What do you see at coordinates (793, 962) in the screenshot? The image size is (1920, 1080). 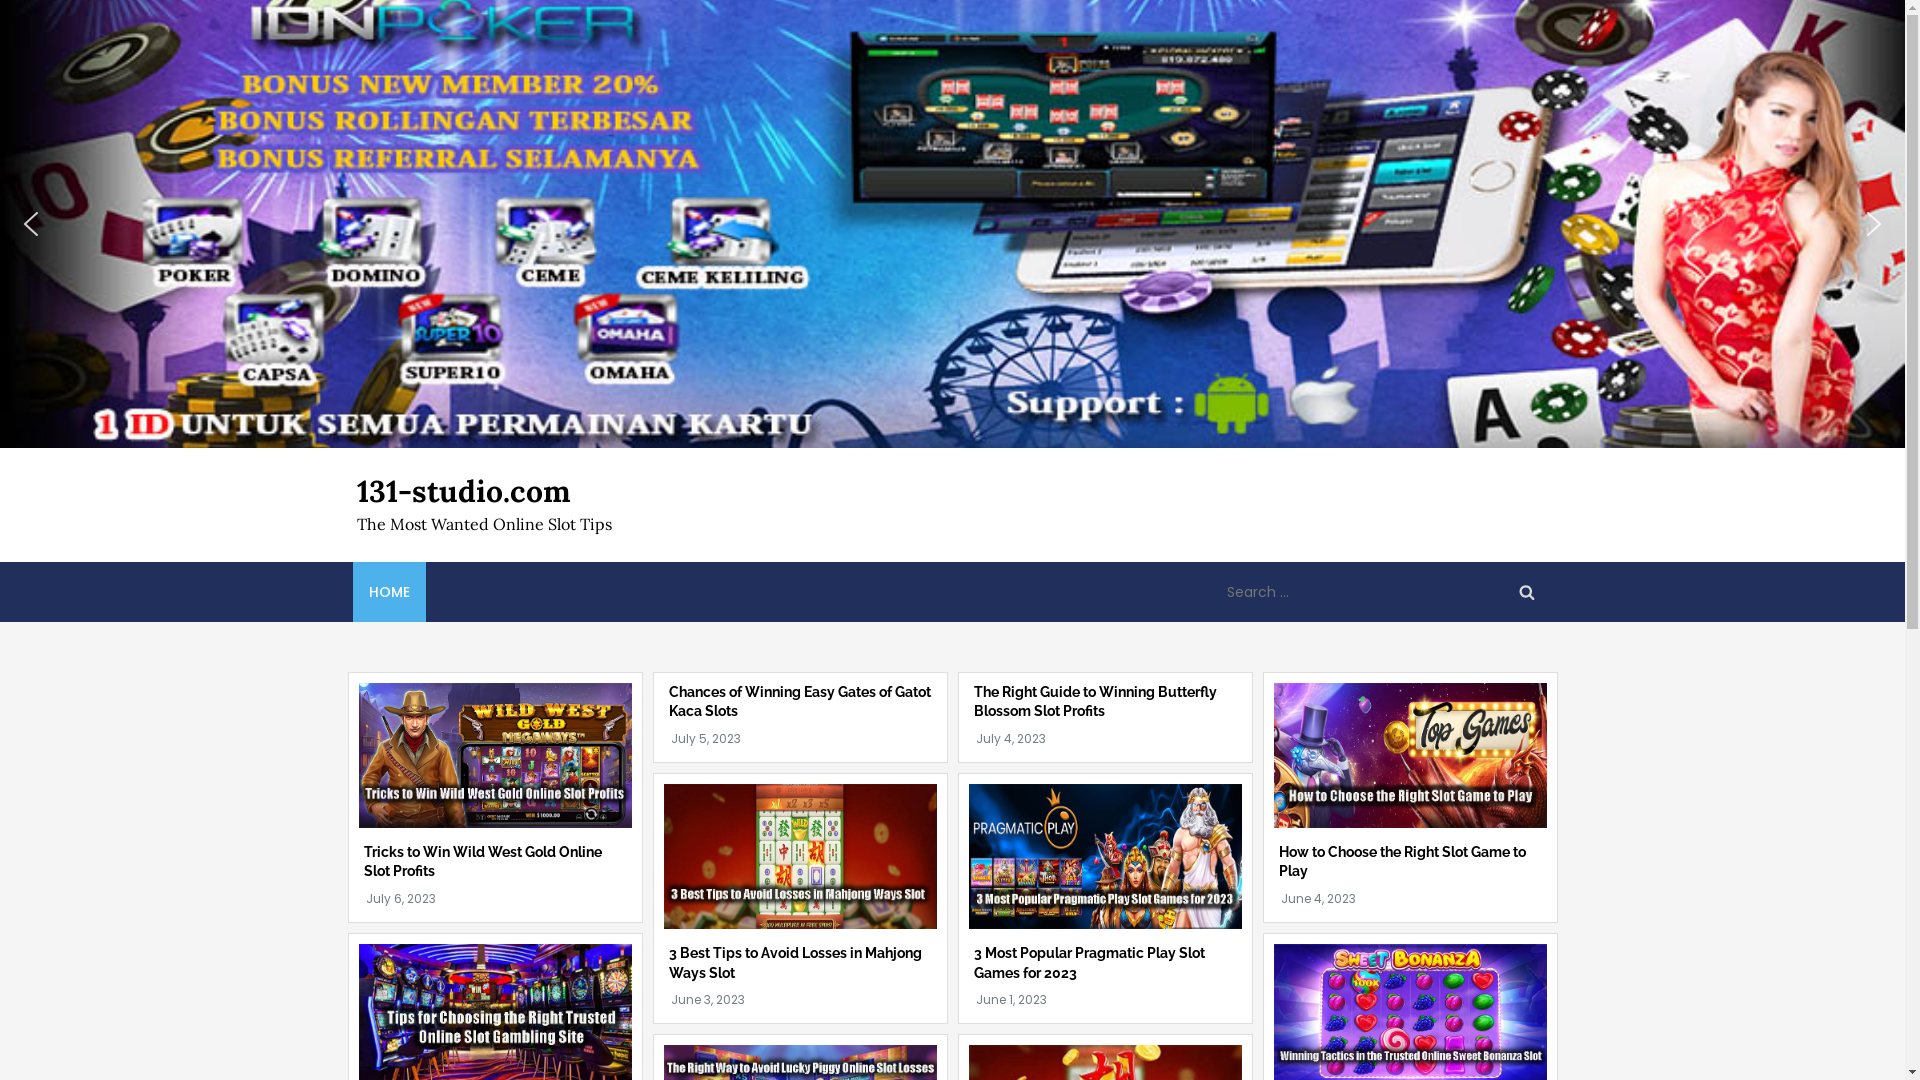 I see `'3 Best Tips to Avoid Losses in Mahjong Ways Slot'` at bounding box center [793, 962].